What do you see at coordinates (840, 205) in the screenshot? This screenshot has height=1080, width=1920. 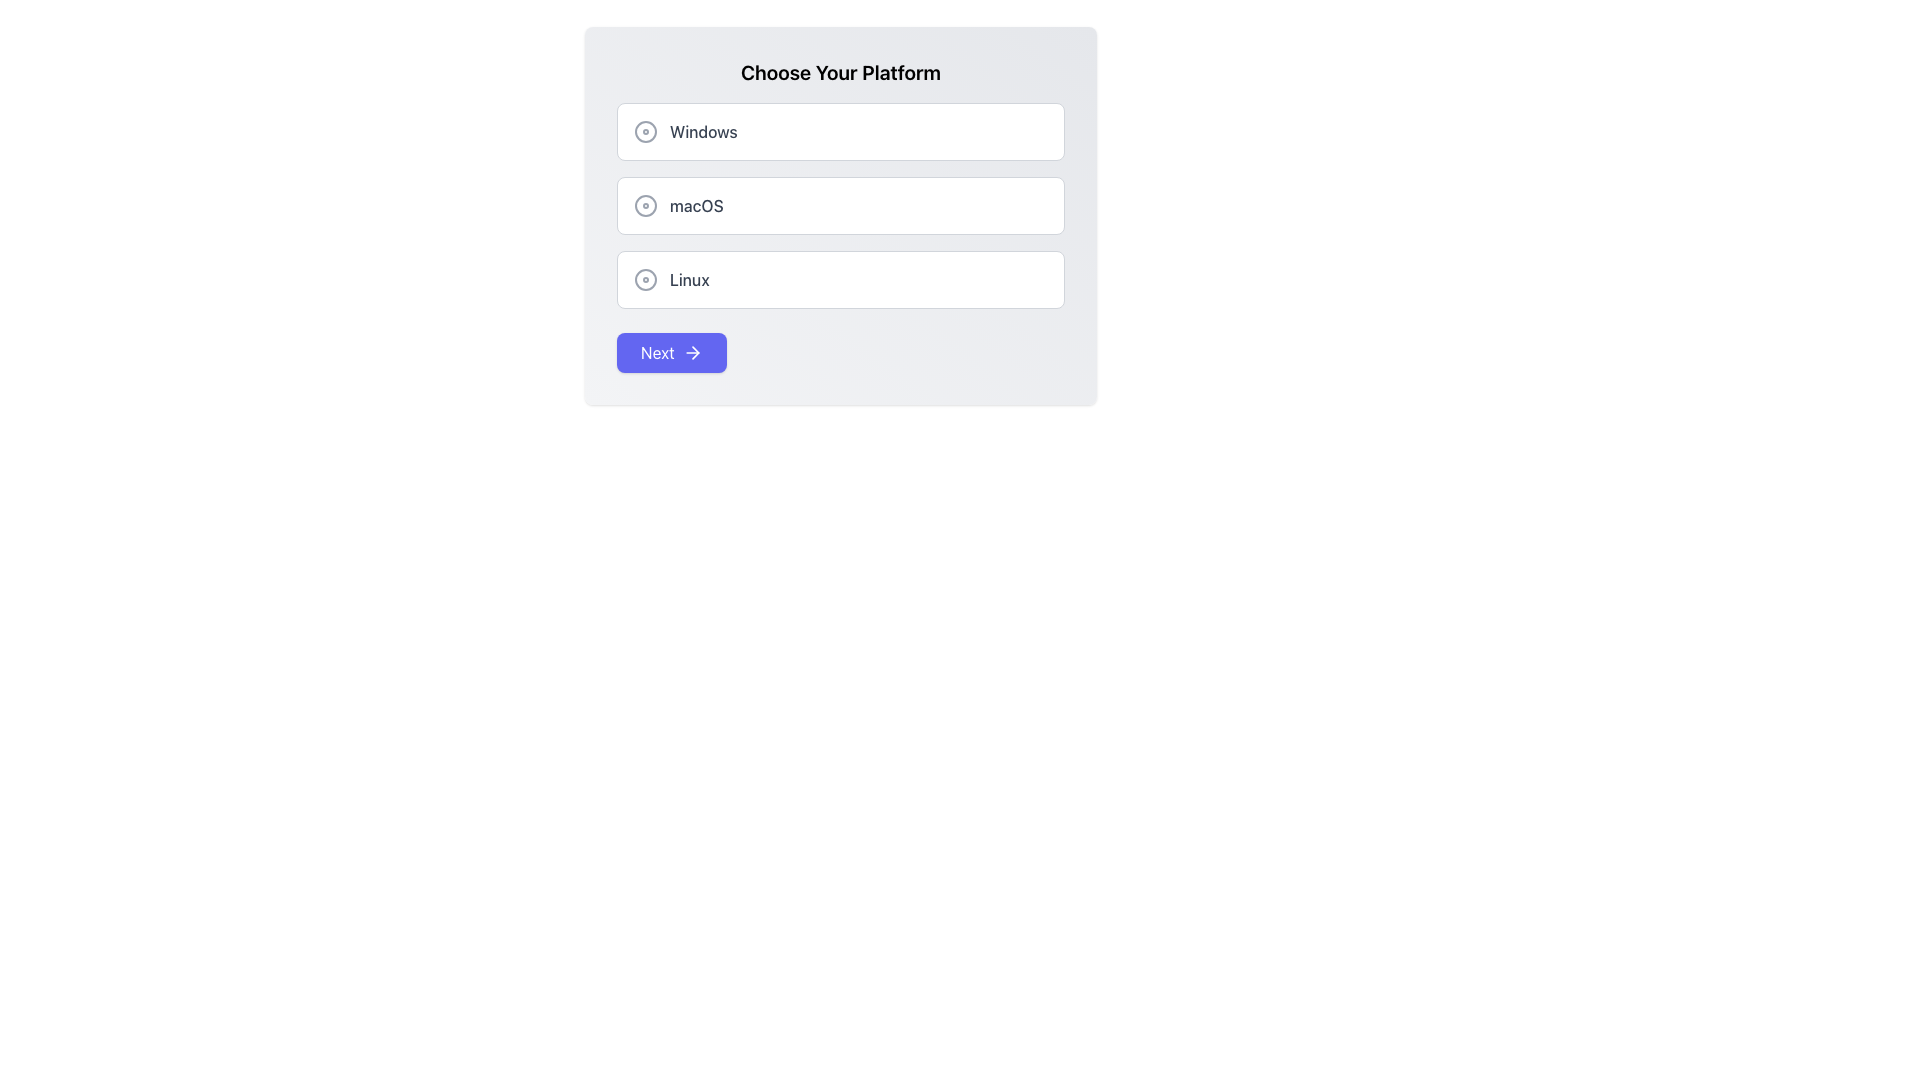 I see `the 'macOS' platform selection button, which is the second option in the list of platform choices` at bounding box center [840, 205].